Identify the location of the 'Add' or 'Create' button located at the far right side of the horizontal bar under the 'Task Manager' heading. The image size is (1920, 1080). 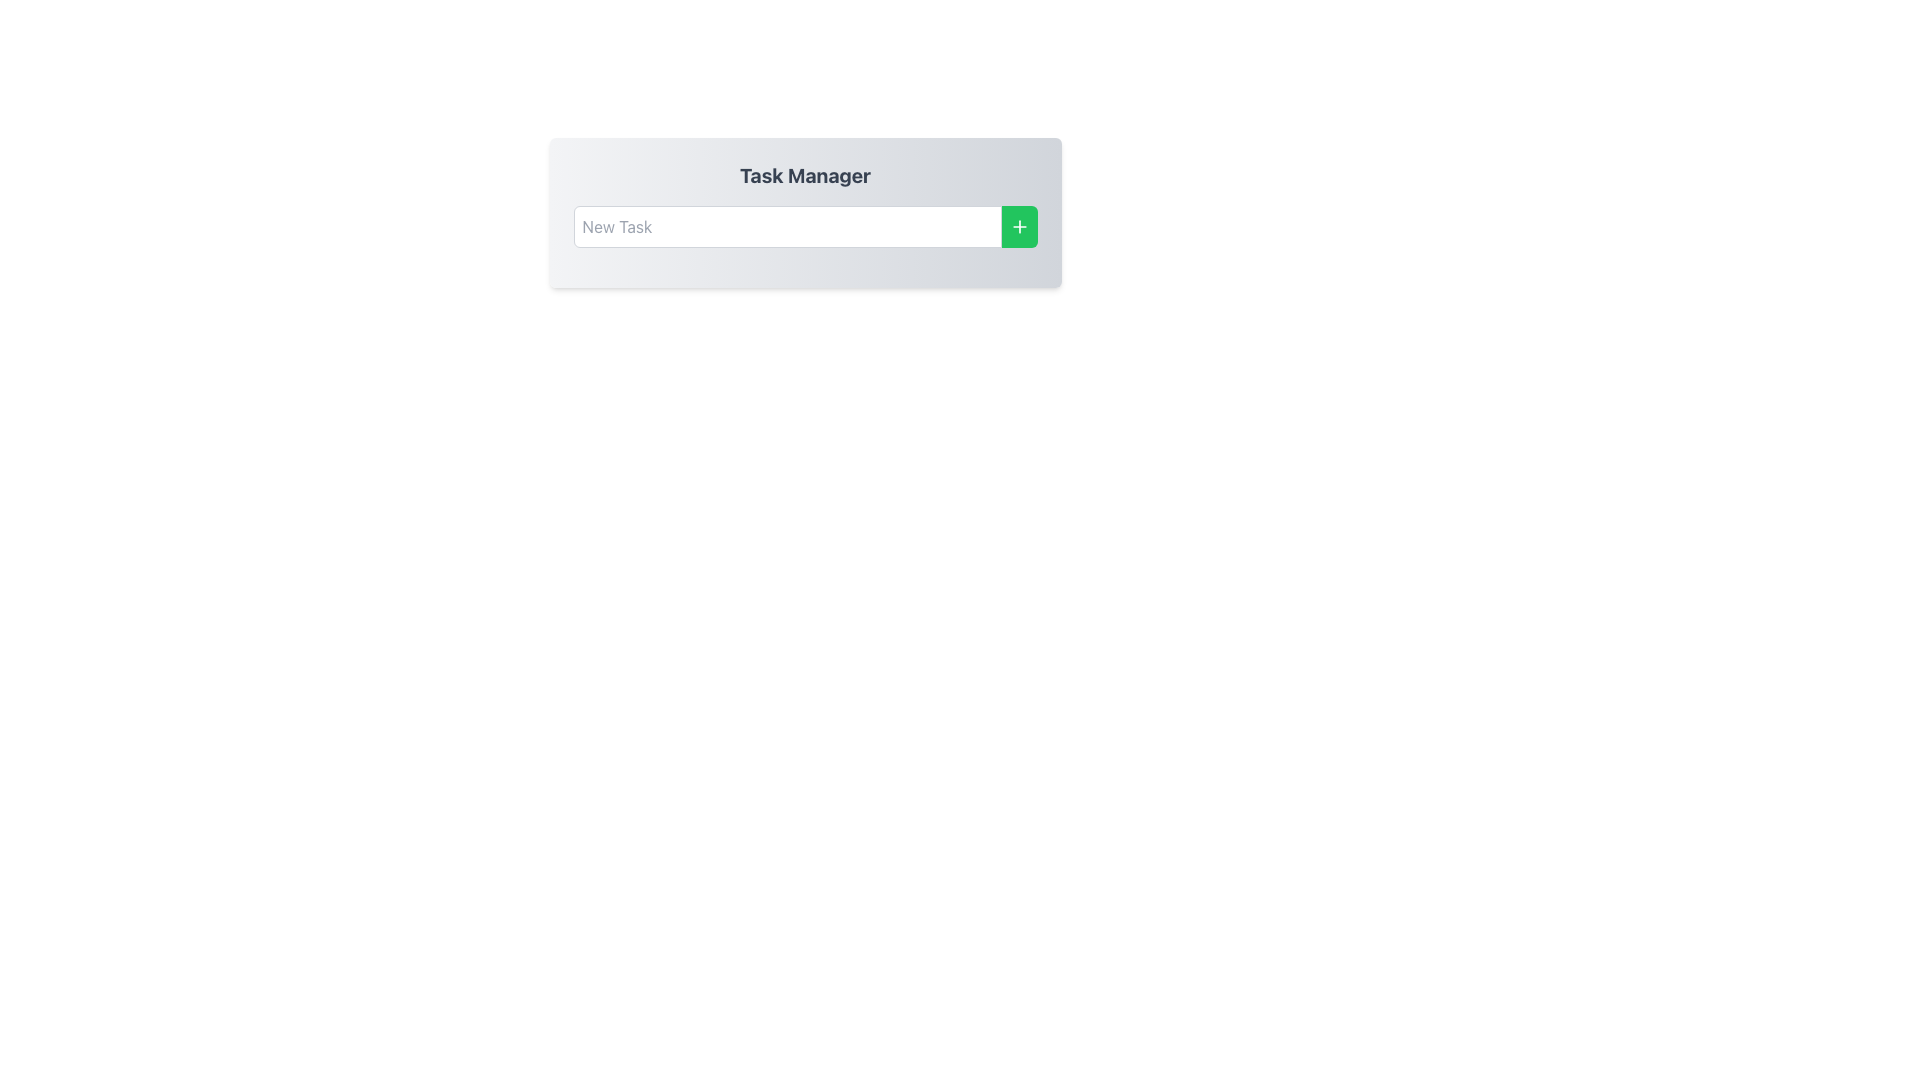
(1019, 226).